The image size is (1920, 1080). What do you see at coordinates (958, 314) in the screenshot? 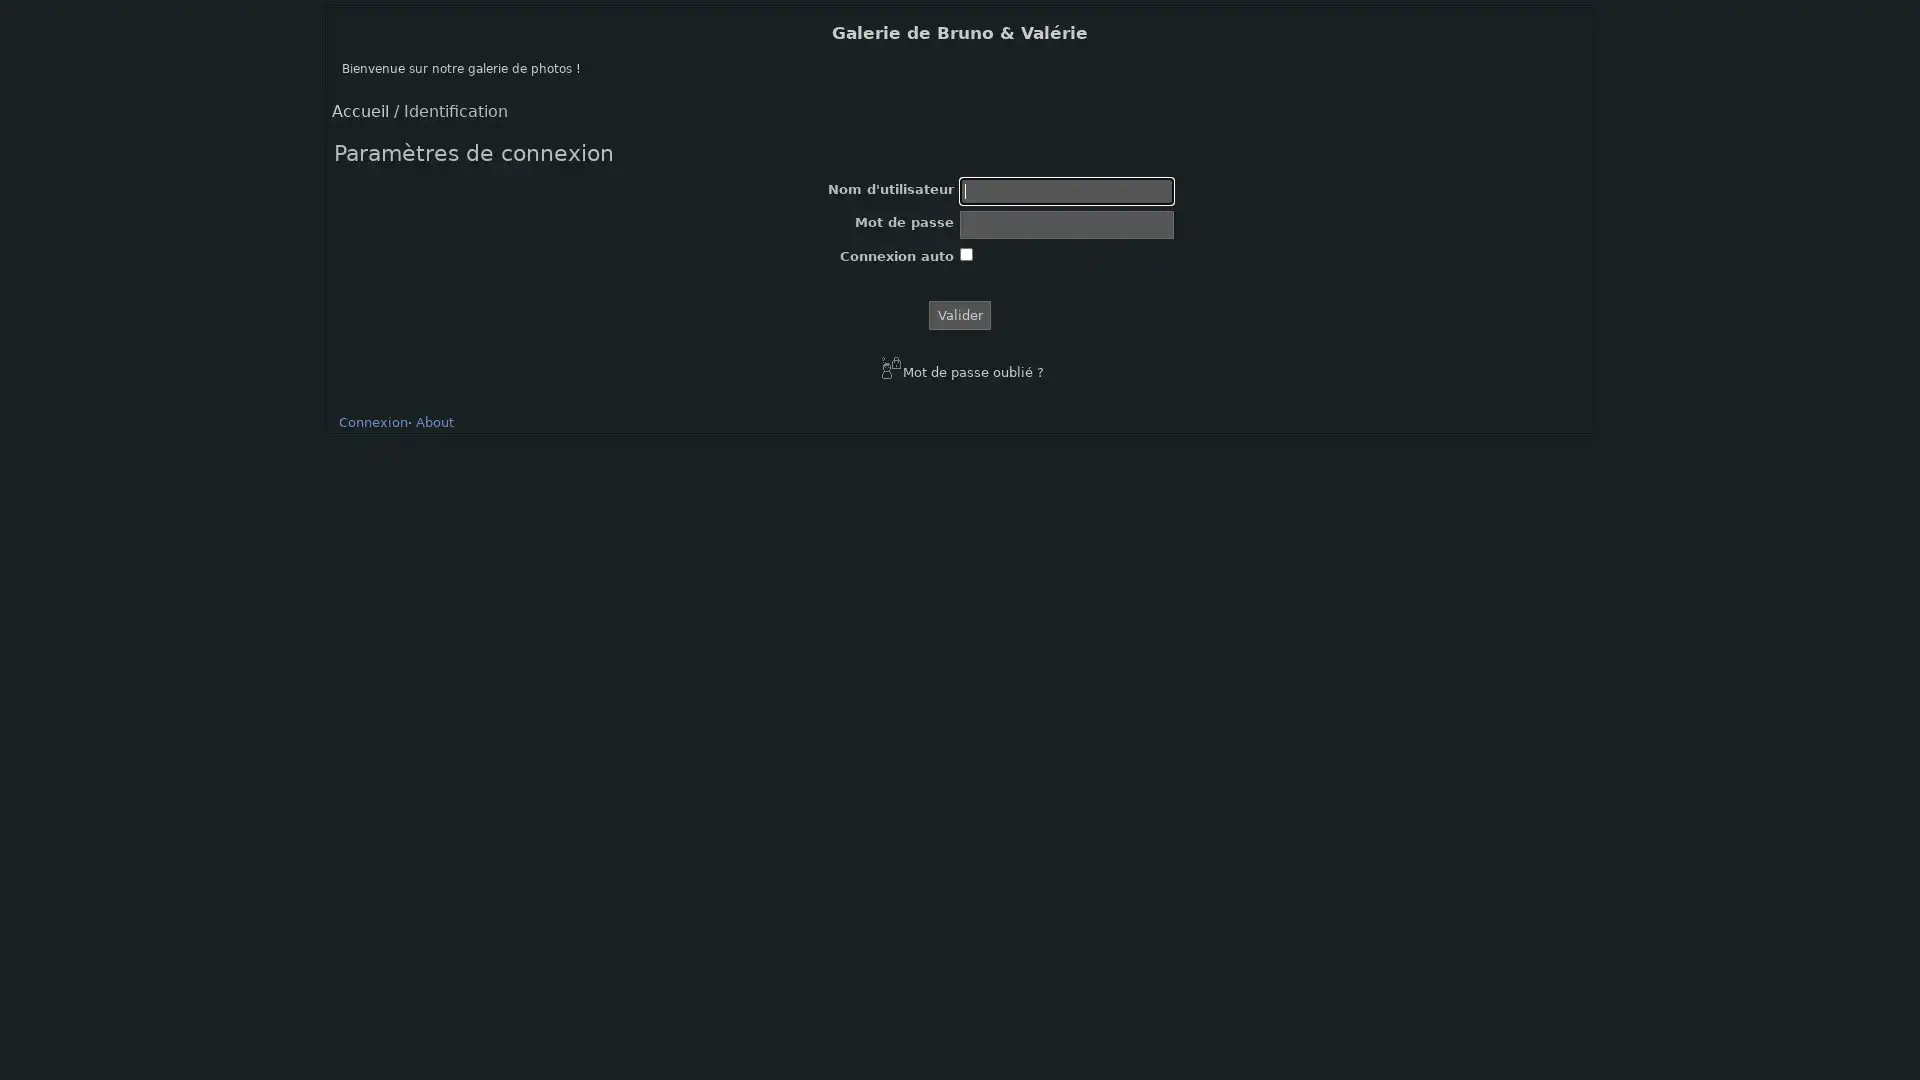
I see `Valider` at bounding box center [958, 314].